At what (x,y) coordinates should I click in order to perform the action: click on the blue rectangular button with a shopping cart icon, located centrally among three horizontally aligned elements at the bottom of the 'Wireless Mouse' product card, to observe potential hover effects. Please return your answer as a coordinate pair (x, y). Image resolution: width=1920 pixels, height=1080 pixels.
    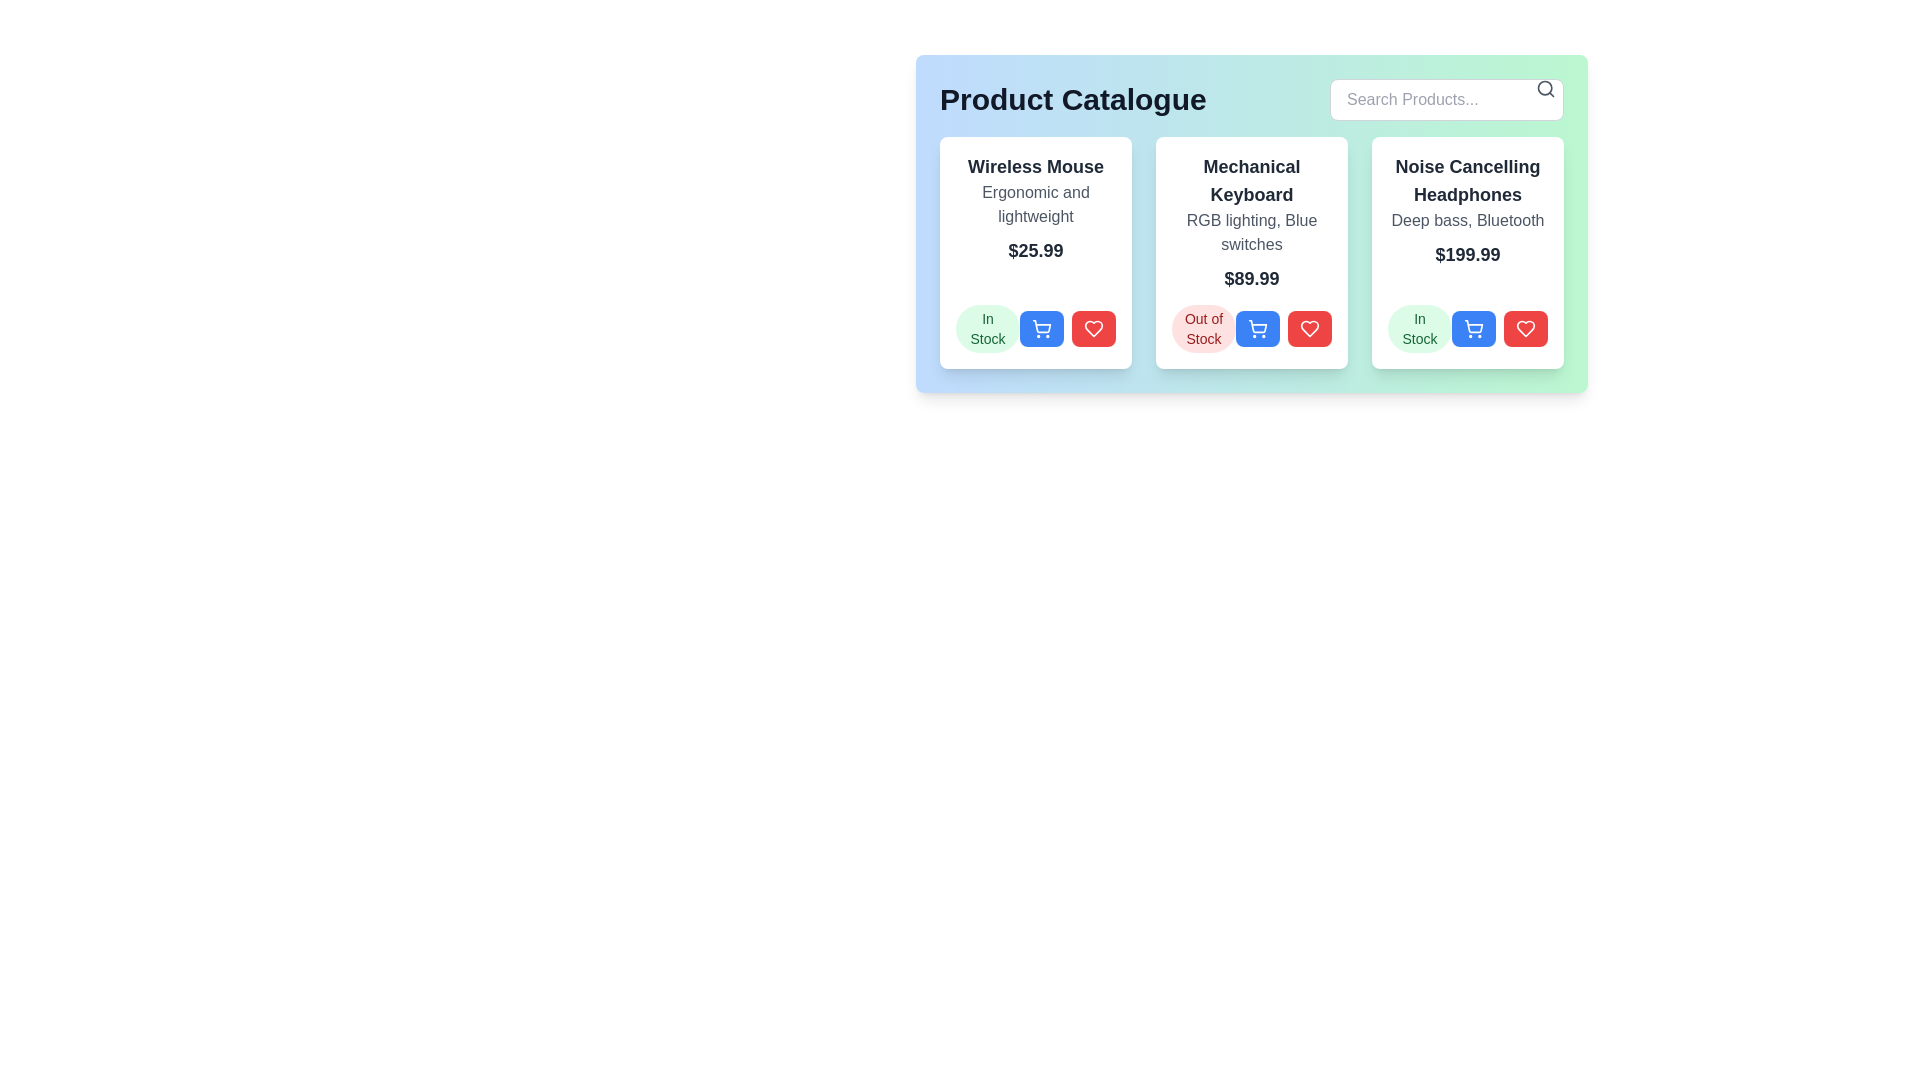
    Looking at the image, I should click on (1036, 327).